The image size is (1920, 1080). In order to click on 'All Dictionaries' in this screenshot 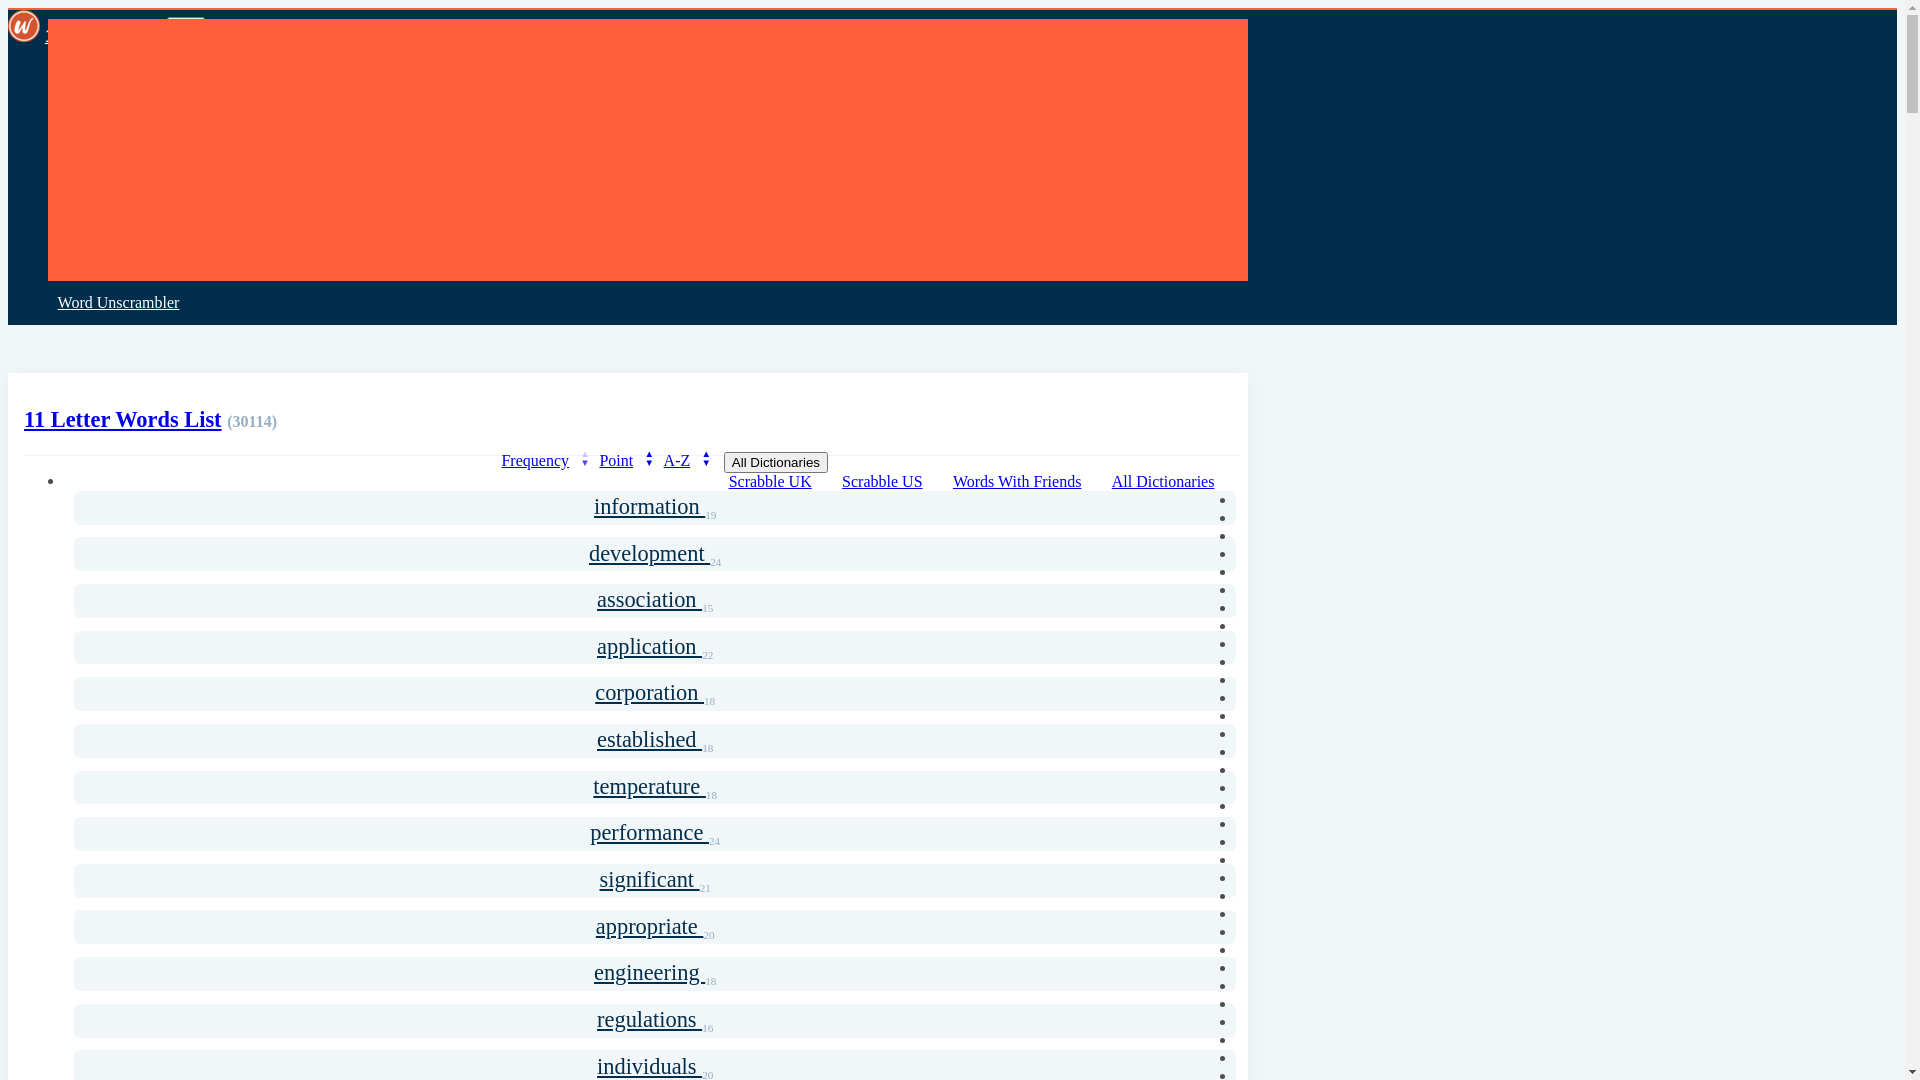, I will do `click(775, 462)`.